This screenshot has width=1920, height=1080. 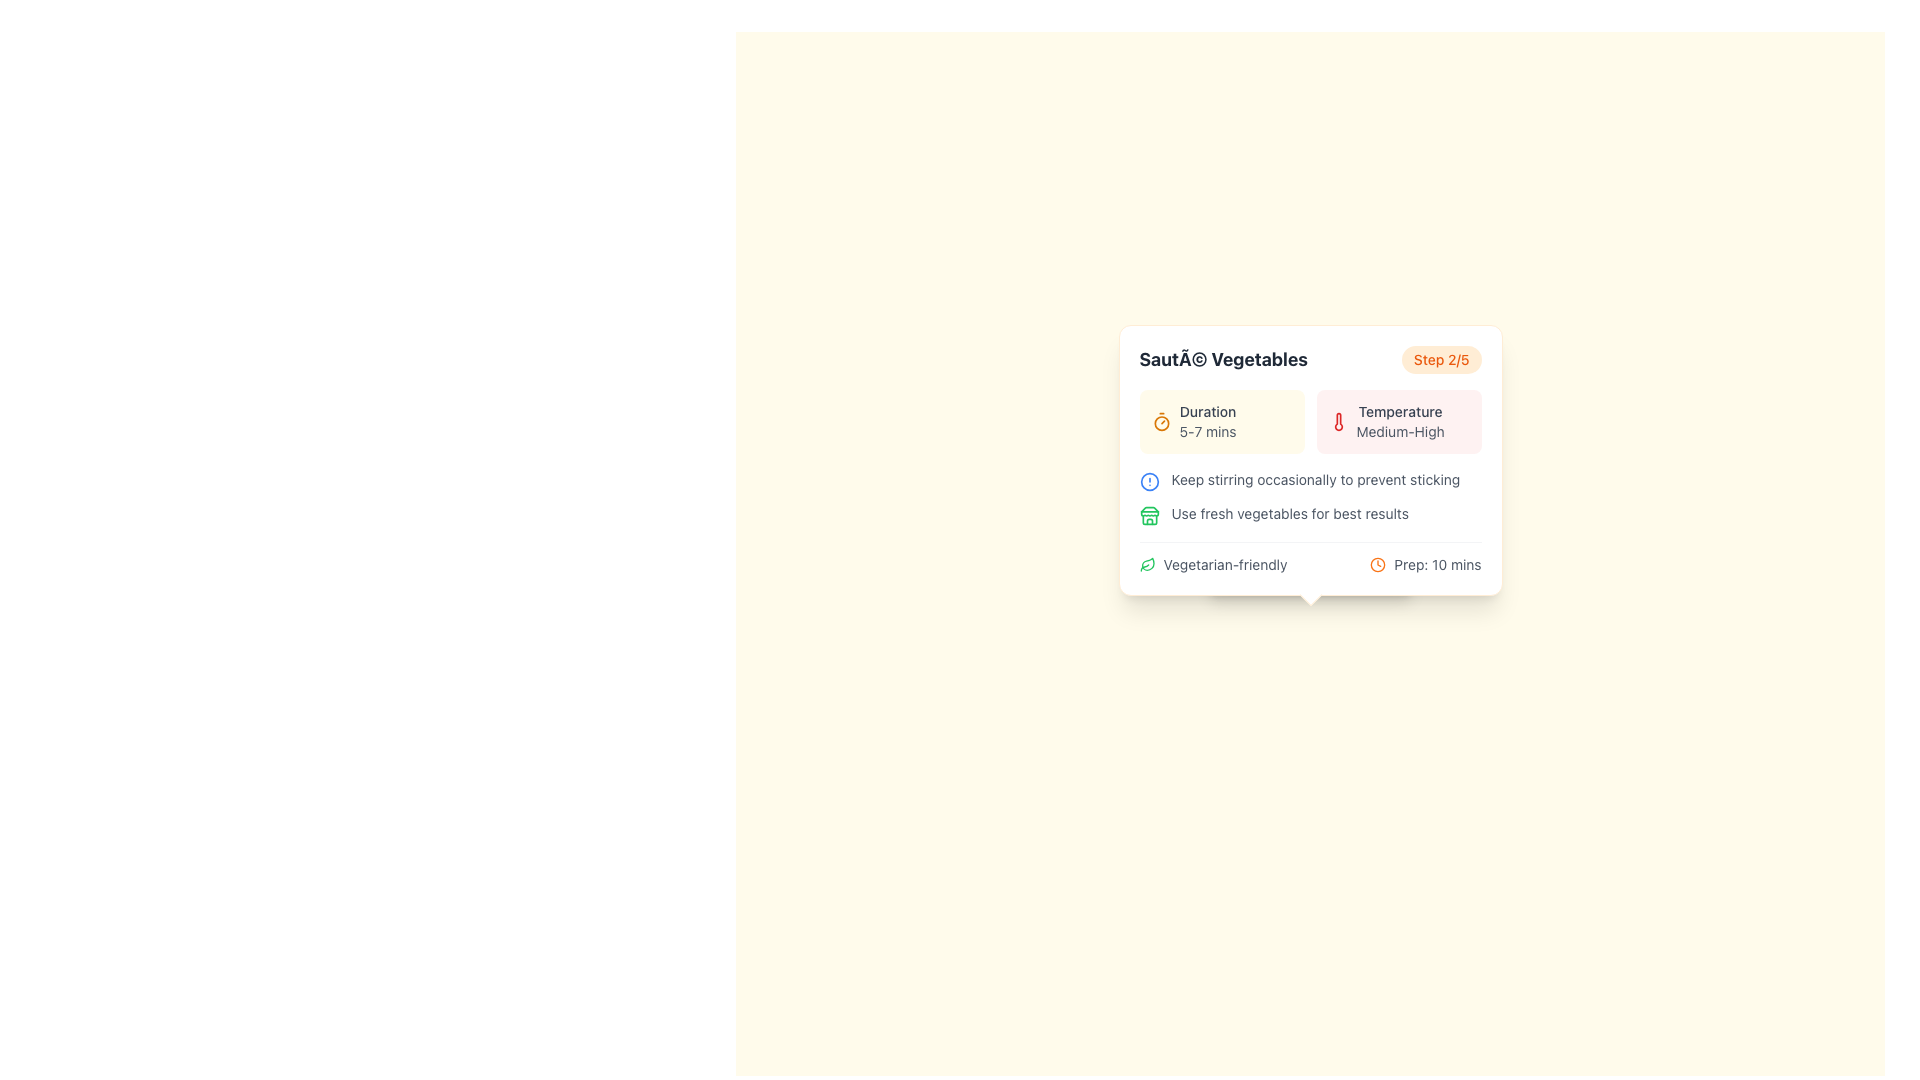 What do you see at coordinates (1212, 564) in the screenshot?
I see `vegetarian diet suitability label located in the bottom-left part of the card, just above the 'Prep: 10 mins' text and to the right of the leaf icon` at bounding box center [1212, 564].